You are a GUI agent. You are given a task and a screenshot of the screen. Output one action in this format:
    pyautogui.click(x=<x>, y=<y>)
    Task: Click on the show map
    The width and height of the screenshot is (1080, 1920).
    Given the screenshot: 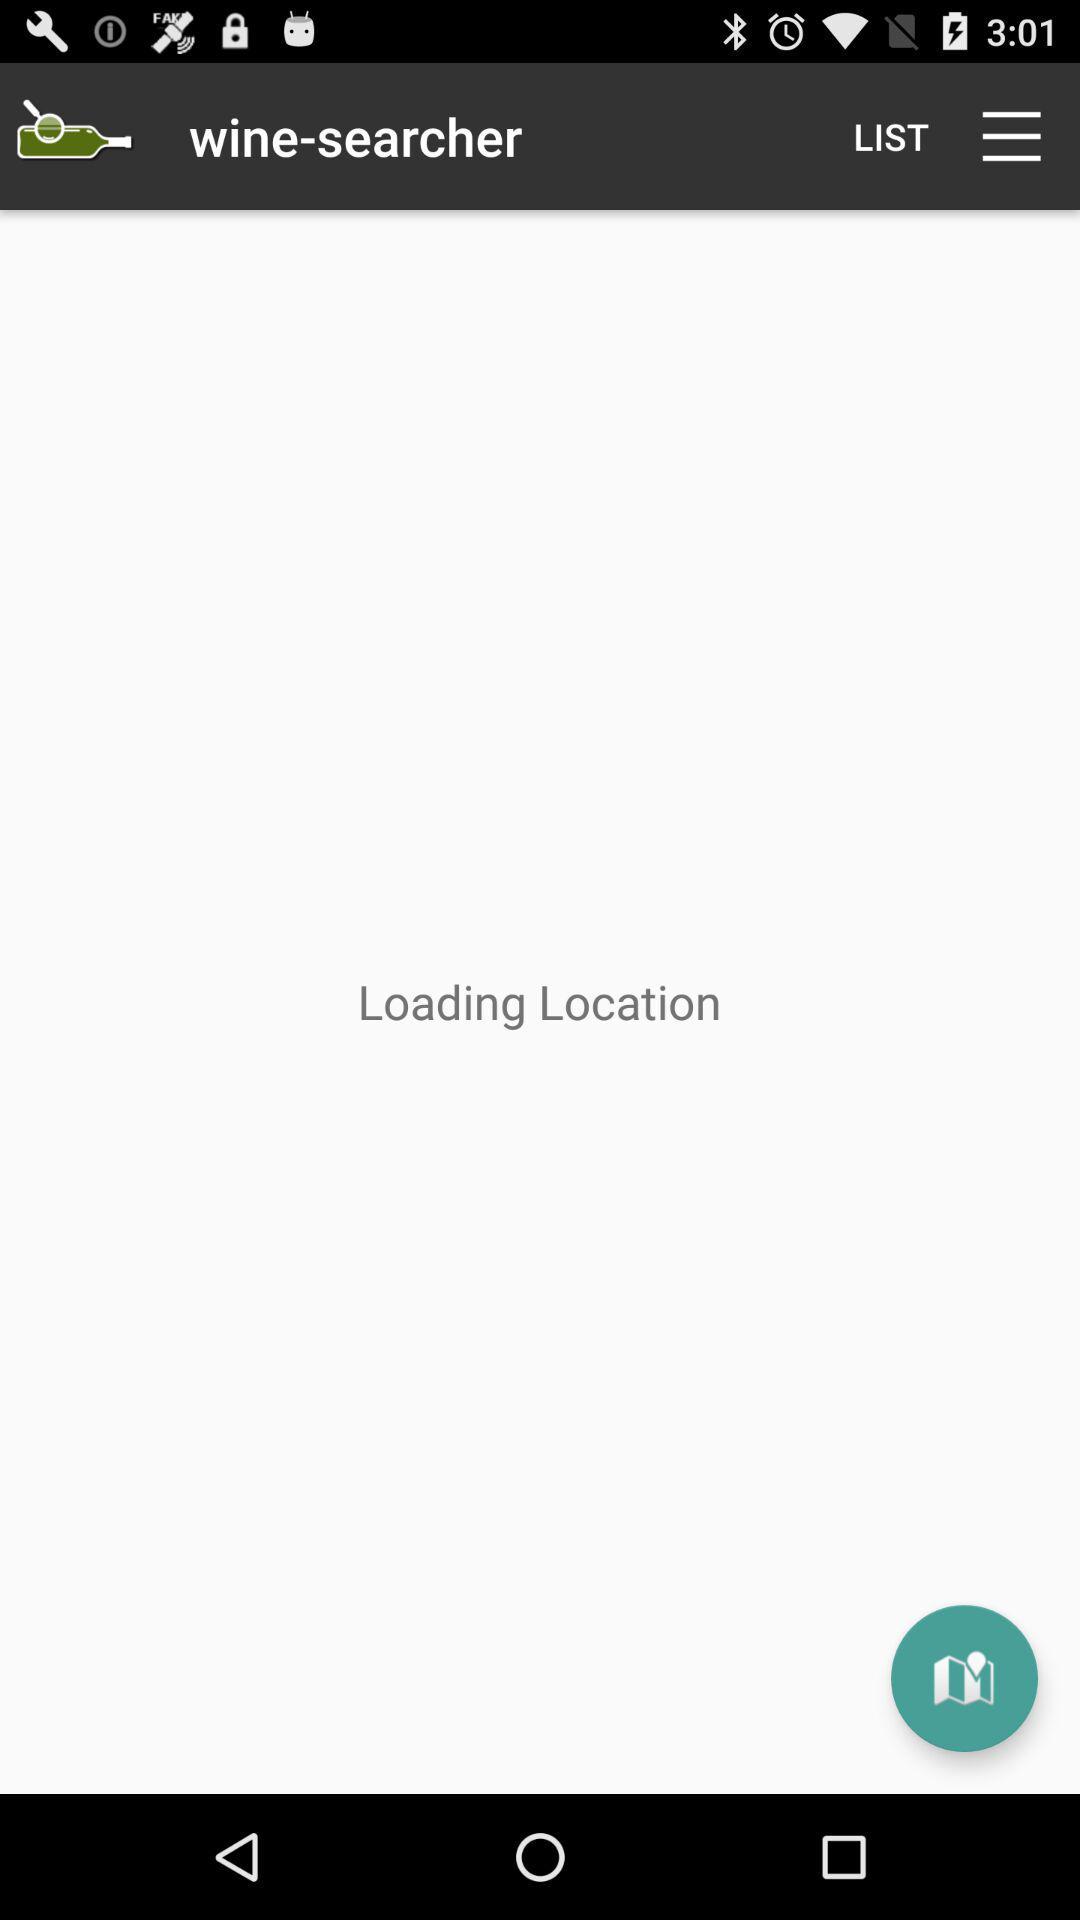 What is the action you would take?
    pyautogui.click(x=963, y=1678)
    